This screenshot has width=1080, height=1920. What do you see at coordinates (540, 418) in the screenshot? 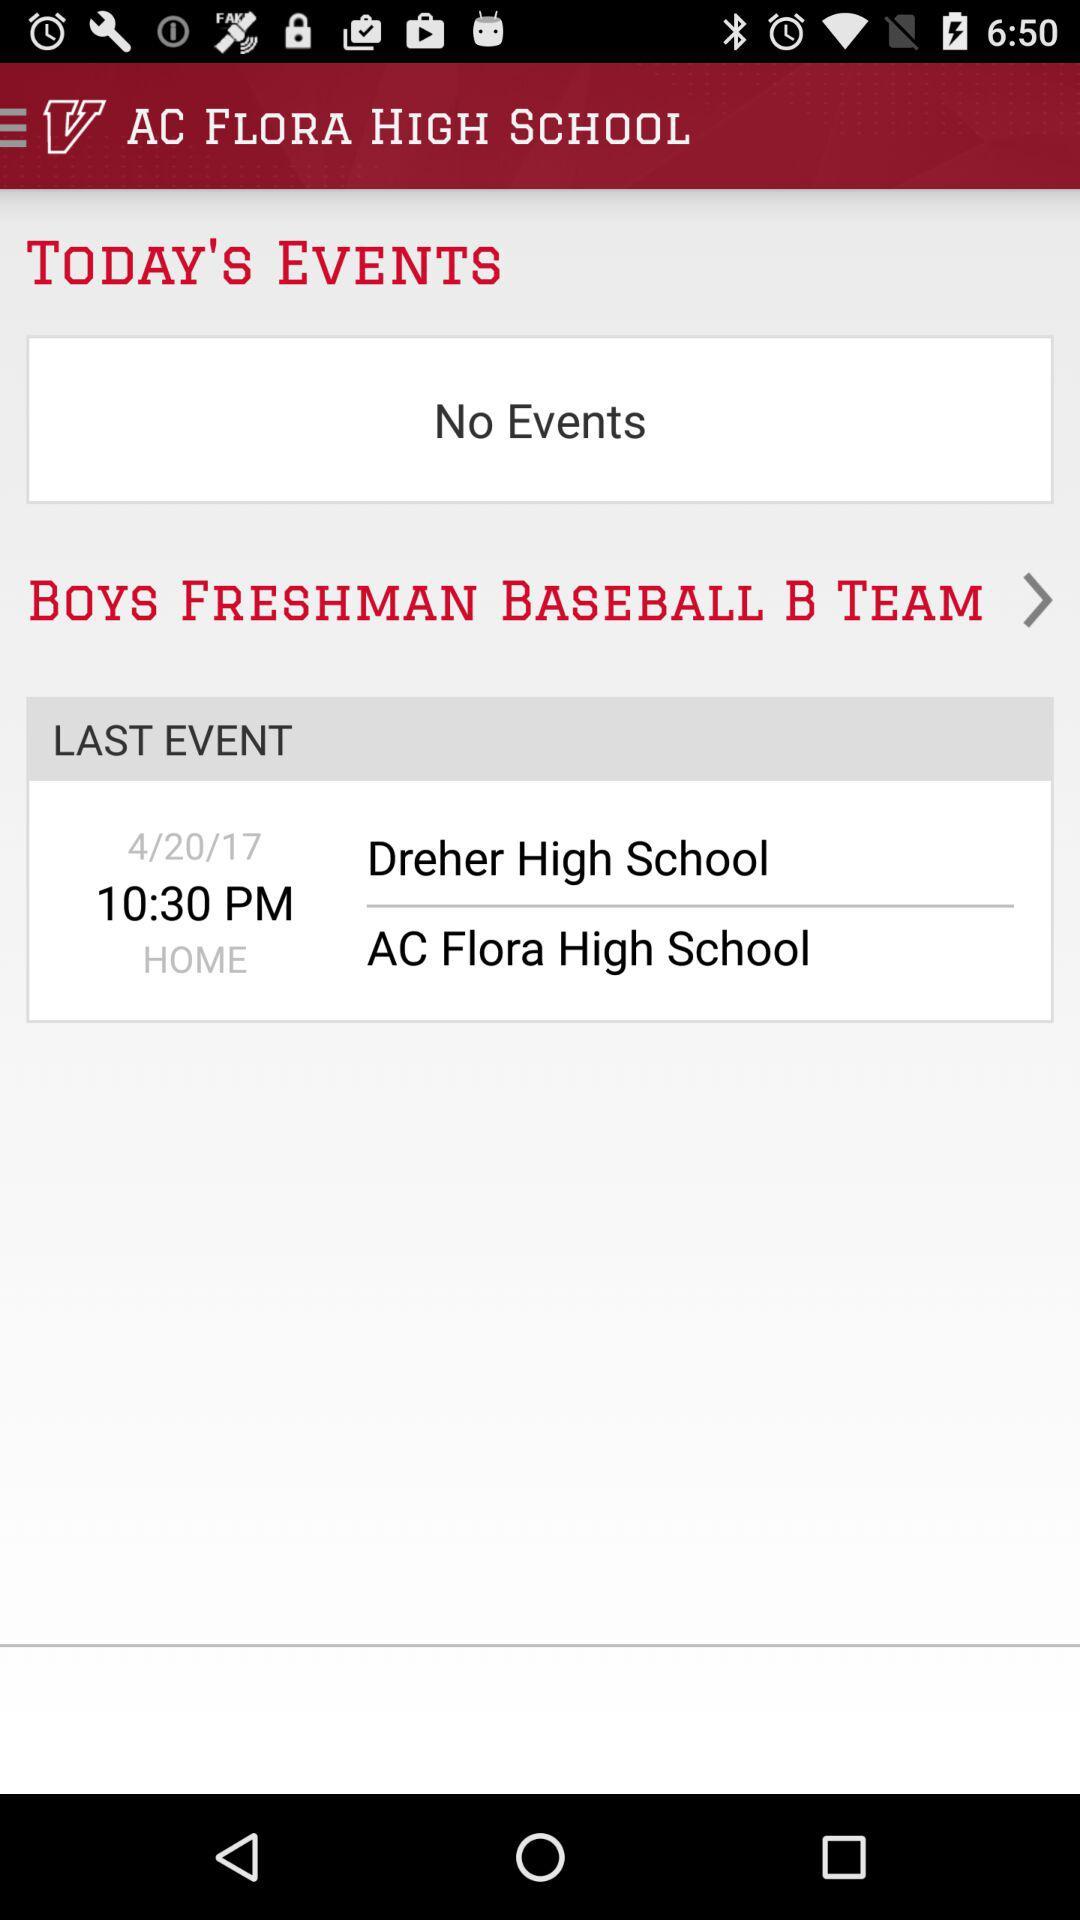
I see `the item below the today's events app` at bounding box center [540, 418].